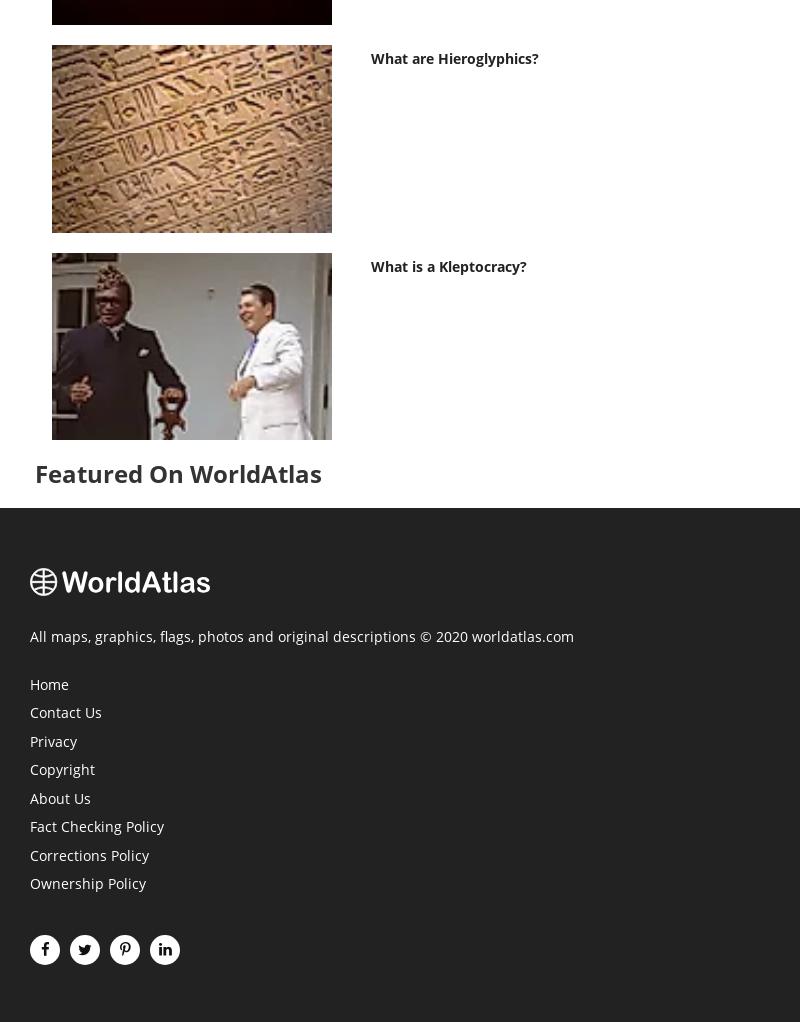 This screenshot has width=800, height=1022. I want to click on 'Contact Us', so click(65, 713).